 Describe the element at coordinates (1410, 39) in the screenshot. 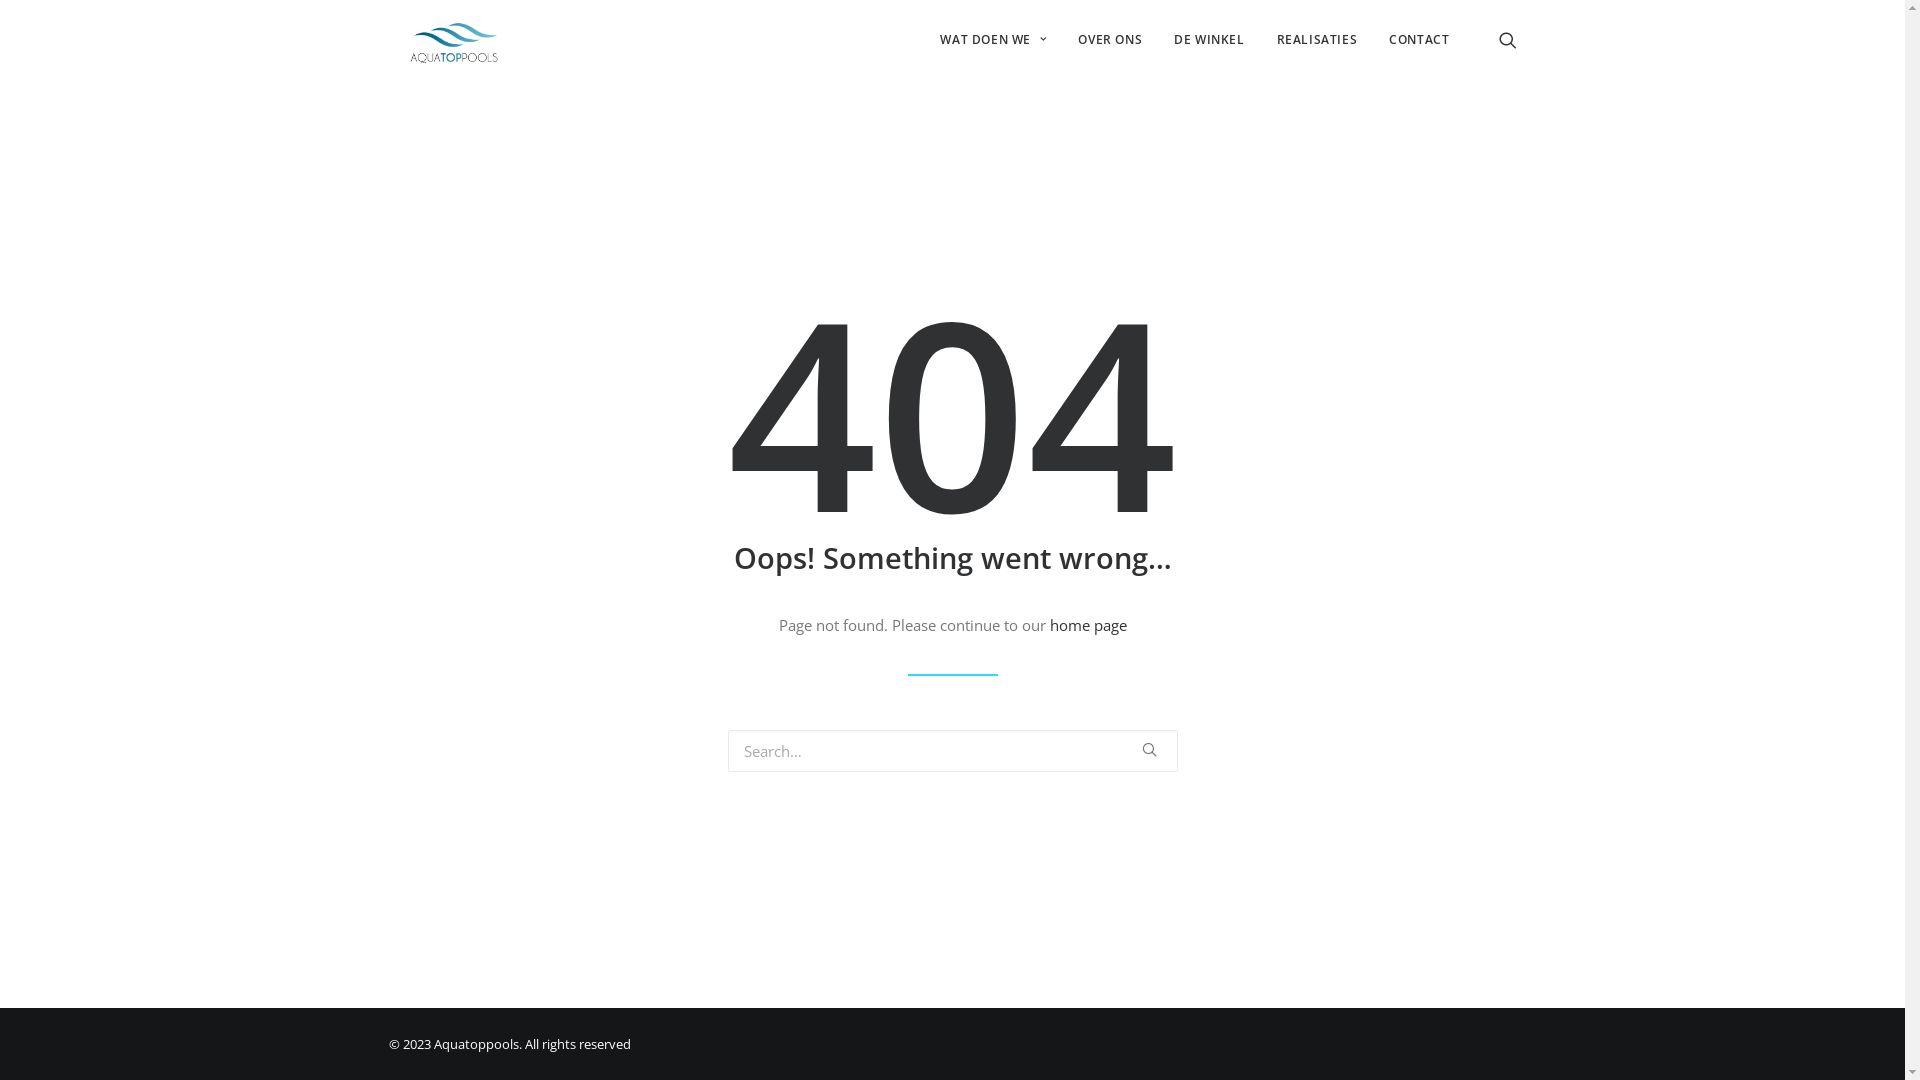

I see `'CONTACT'` at that location.